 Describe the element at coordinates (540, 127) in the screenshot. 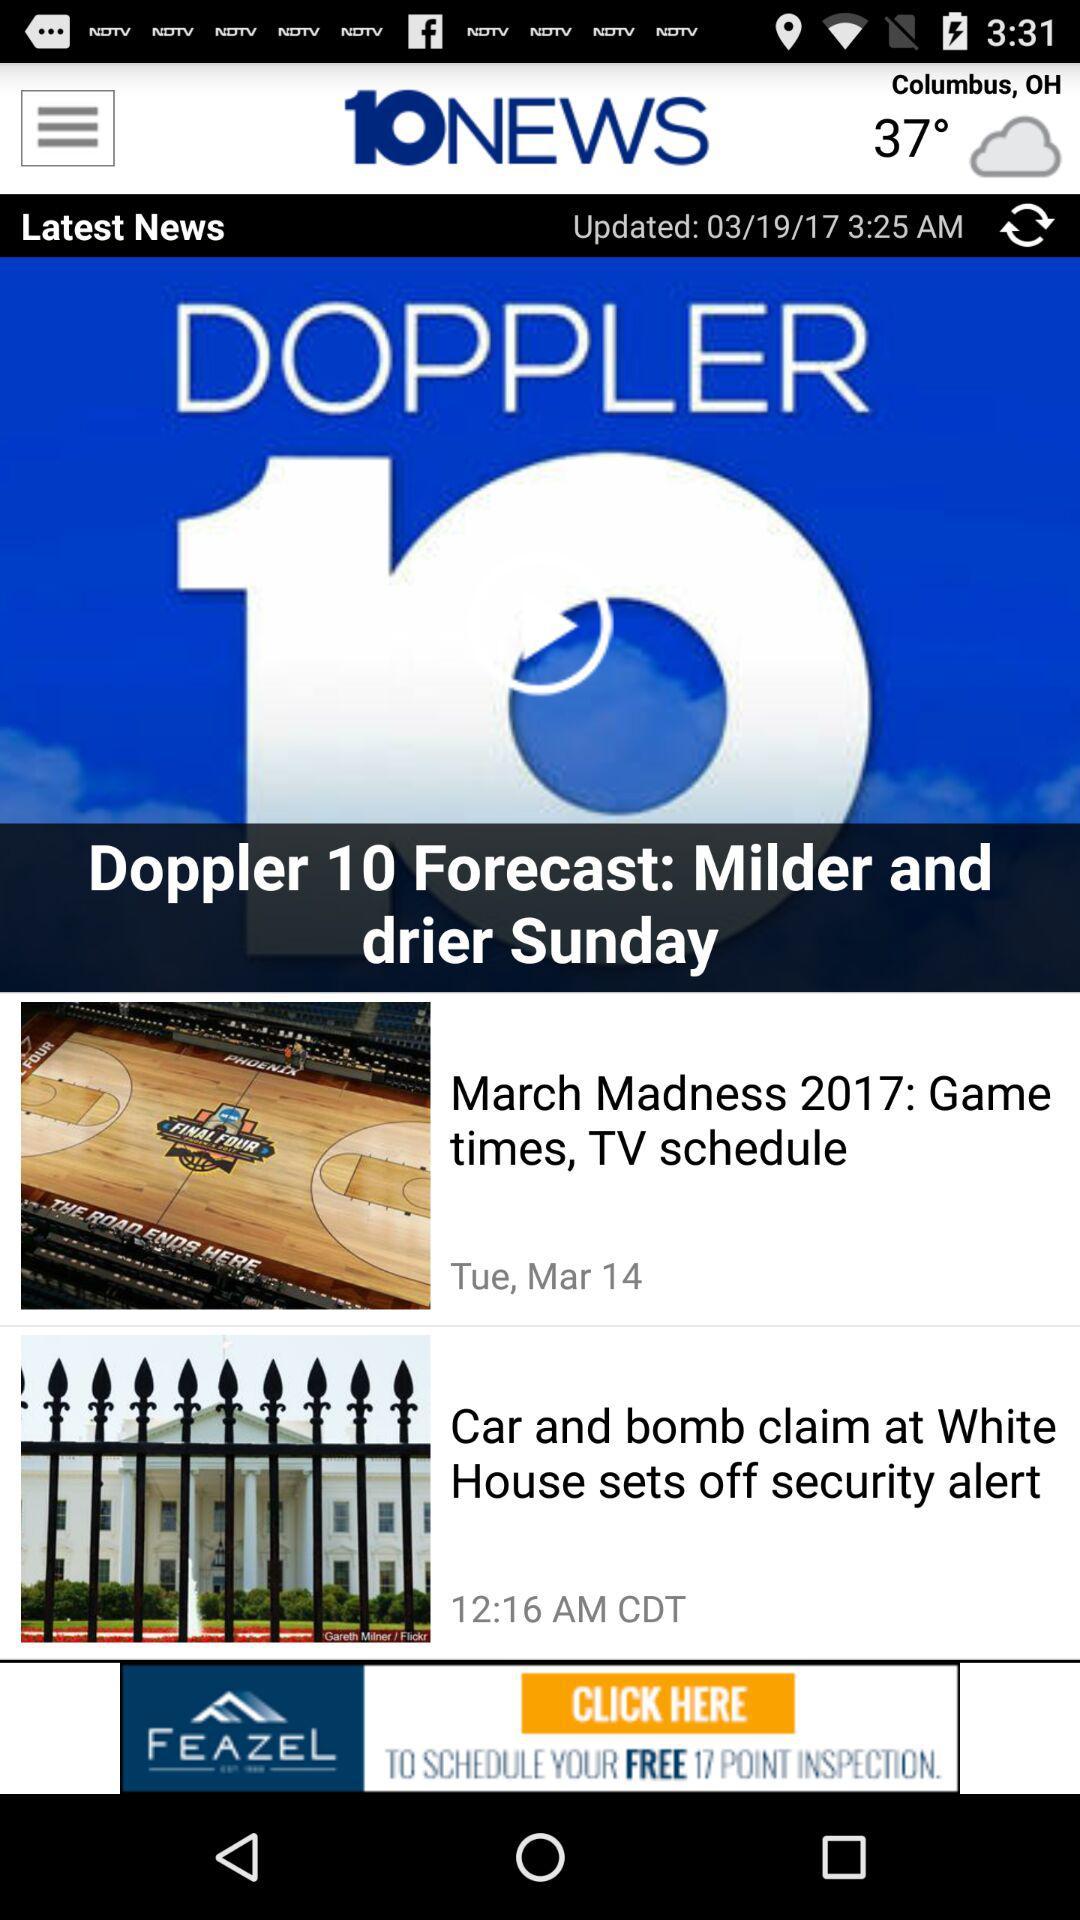

I see `website home` at that location.